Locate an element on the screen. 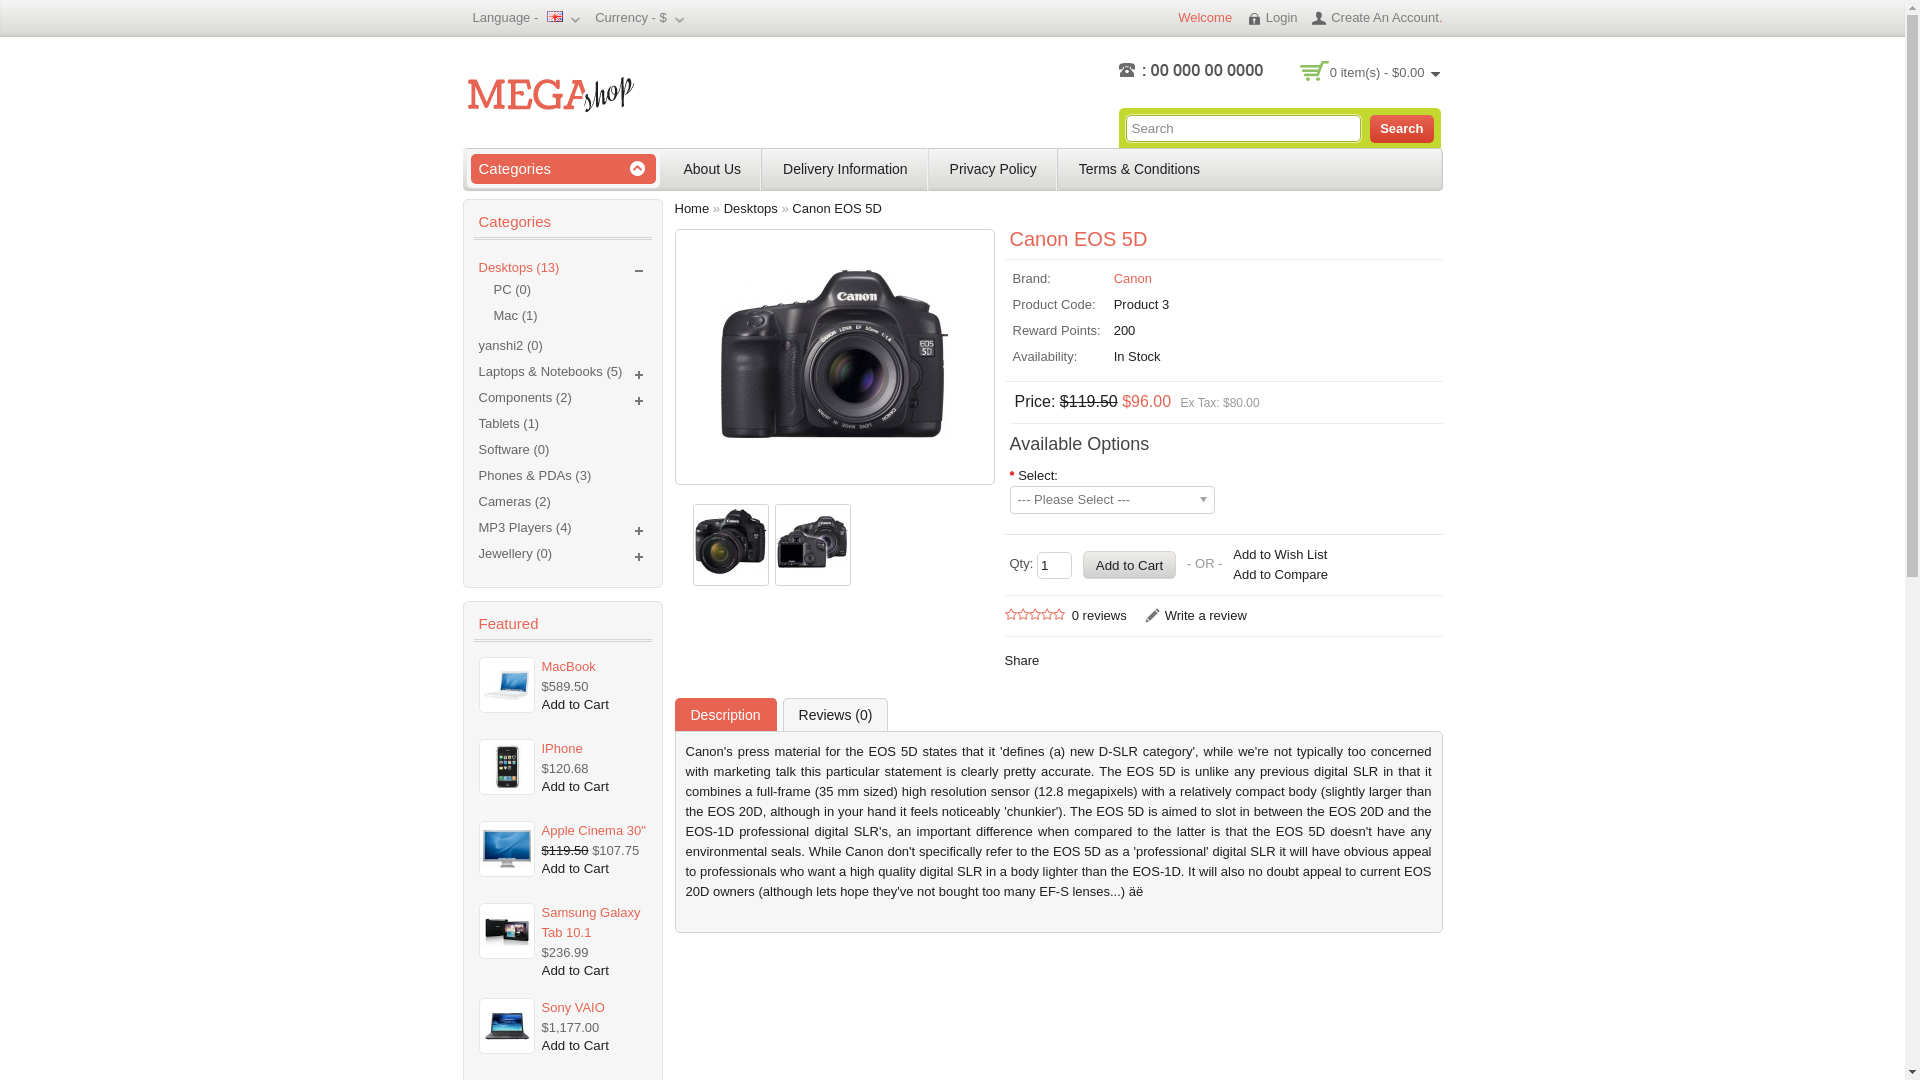 This screenshot has height=1080, width=1920. 'Add to Compare' is located at coordinates (1280, 574).